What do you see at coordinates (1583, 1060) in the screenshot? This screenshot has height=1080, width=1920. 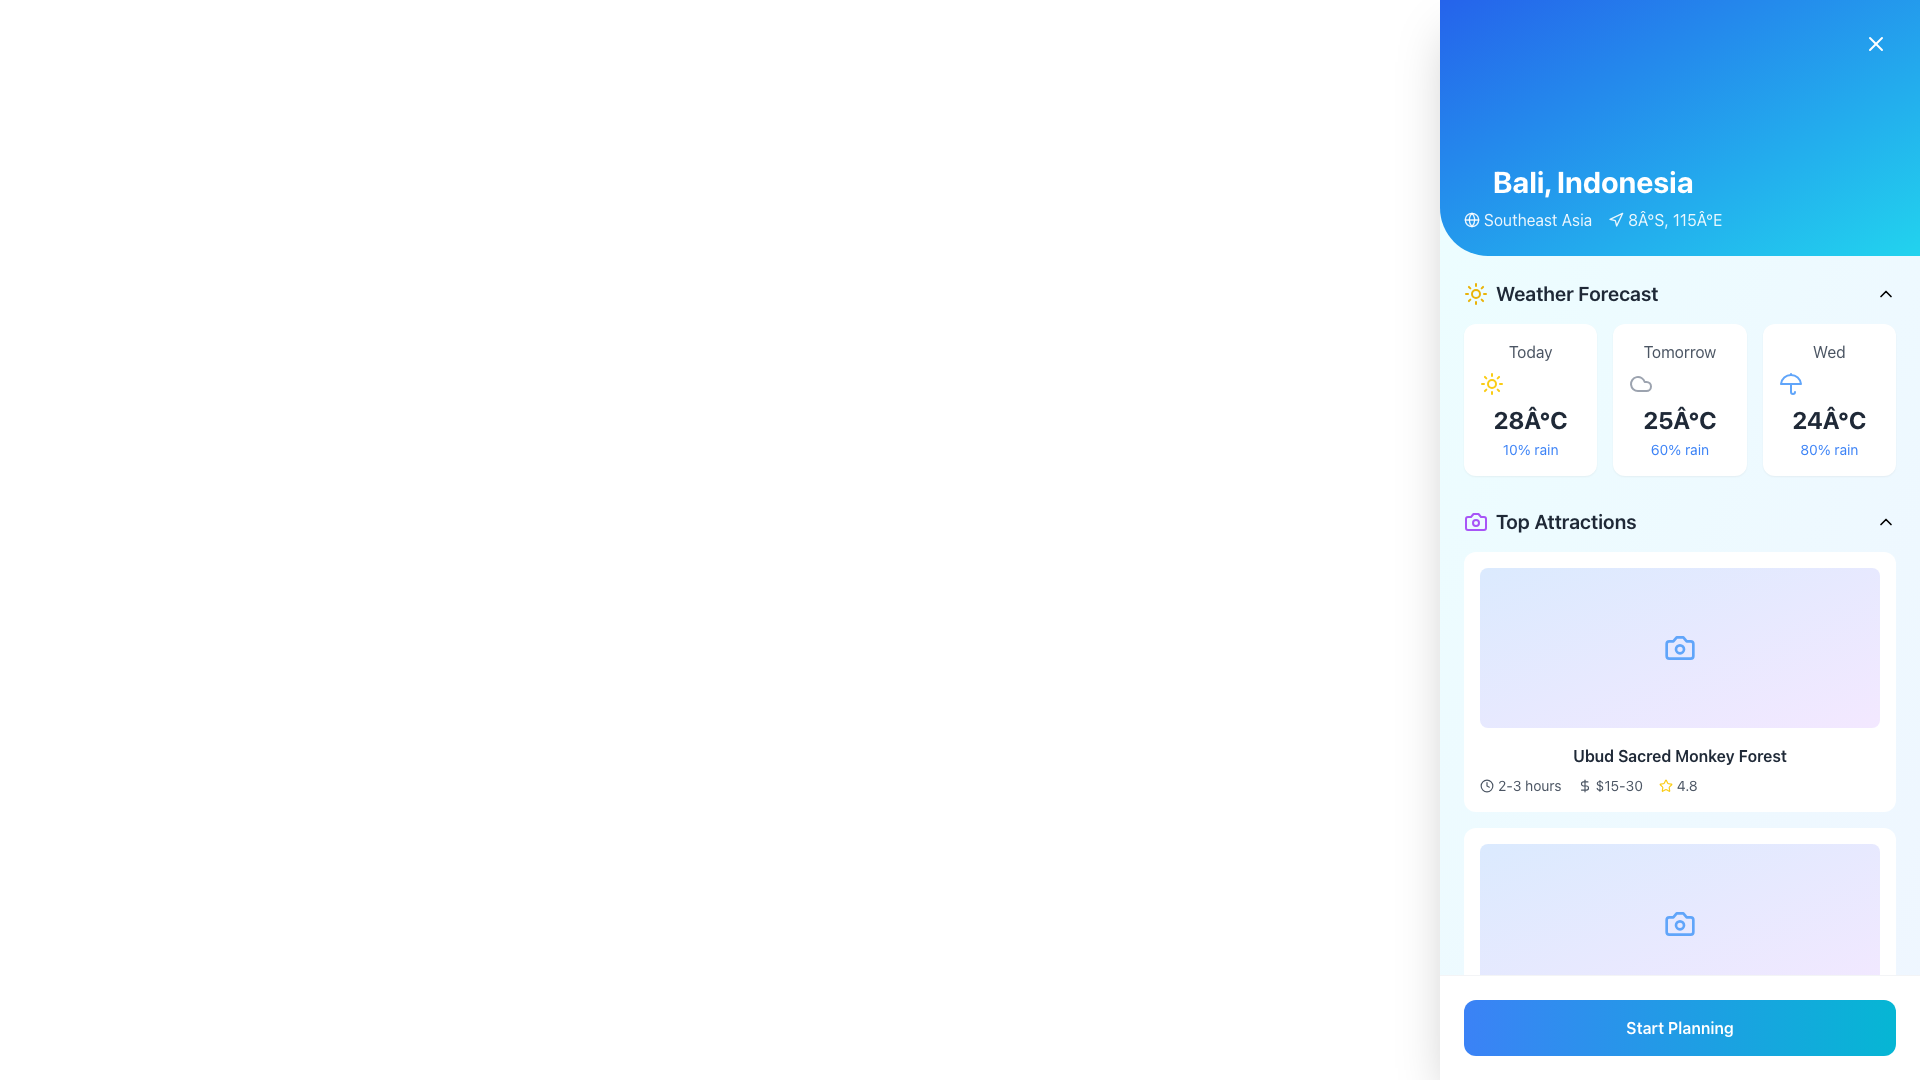 I see `the dollar sign icon` at bounding box center [1583, 1060].